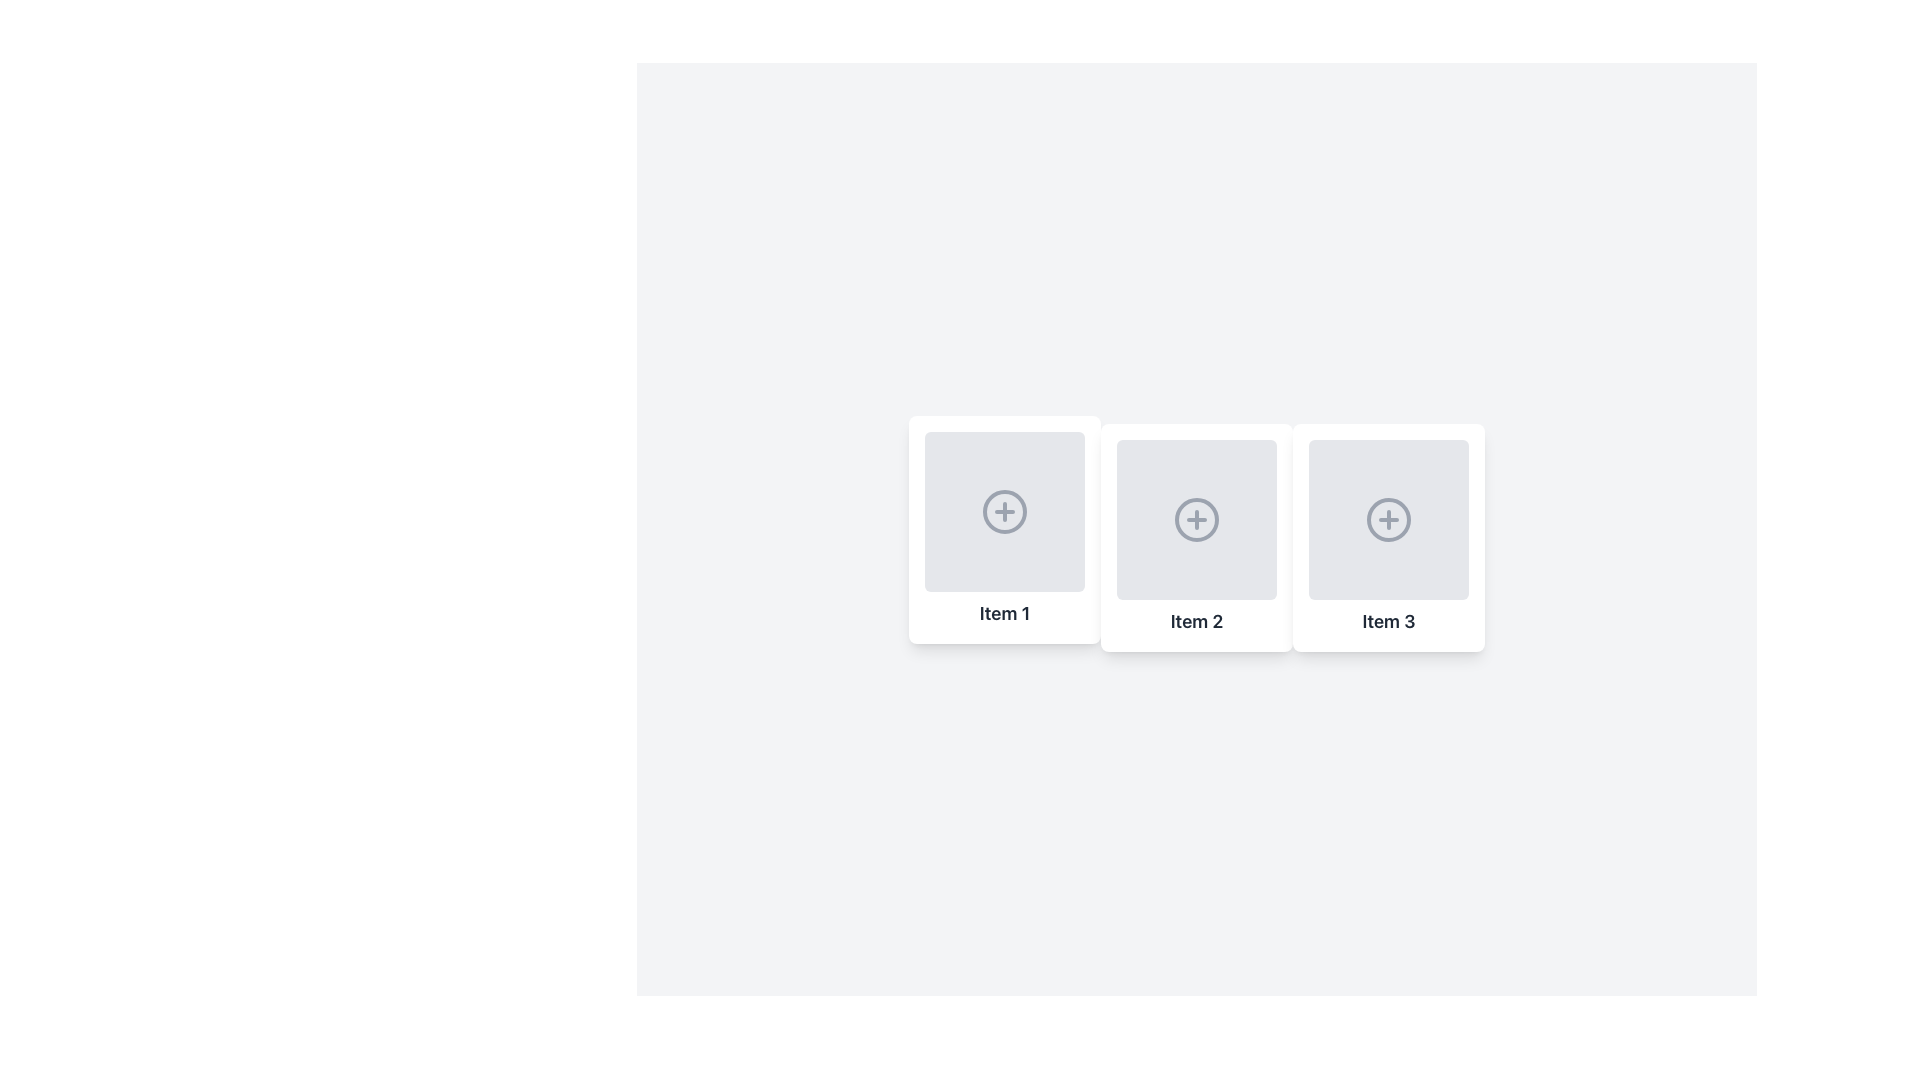 The image size is (1920, 1080). I want to click on the circular icon button with a gray border and a gray '+' in the center located in 'Item 1', so click(1004, 510).